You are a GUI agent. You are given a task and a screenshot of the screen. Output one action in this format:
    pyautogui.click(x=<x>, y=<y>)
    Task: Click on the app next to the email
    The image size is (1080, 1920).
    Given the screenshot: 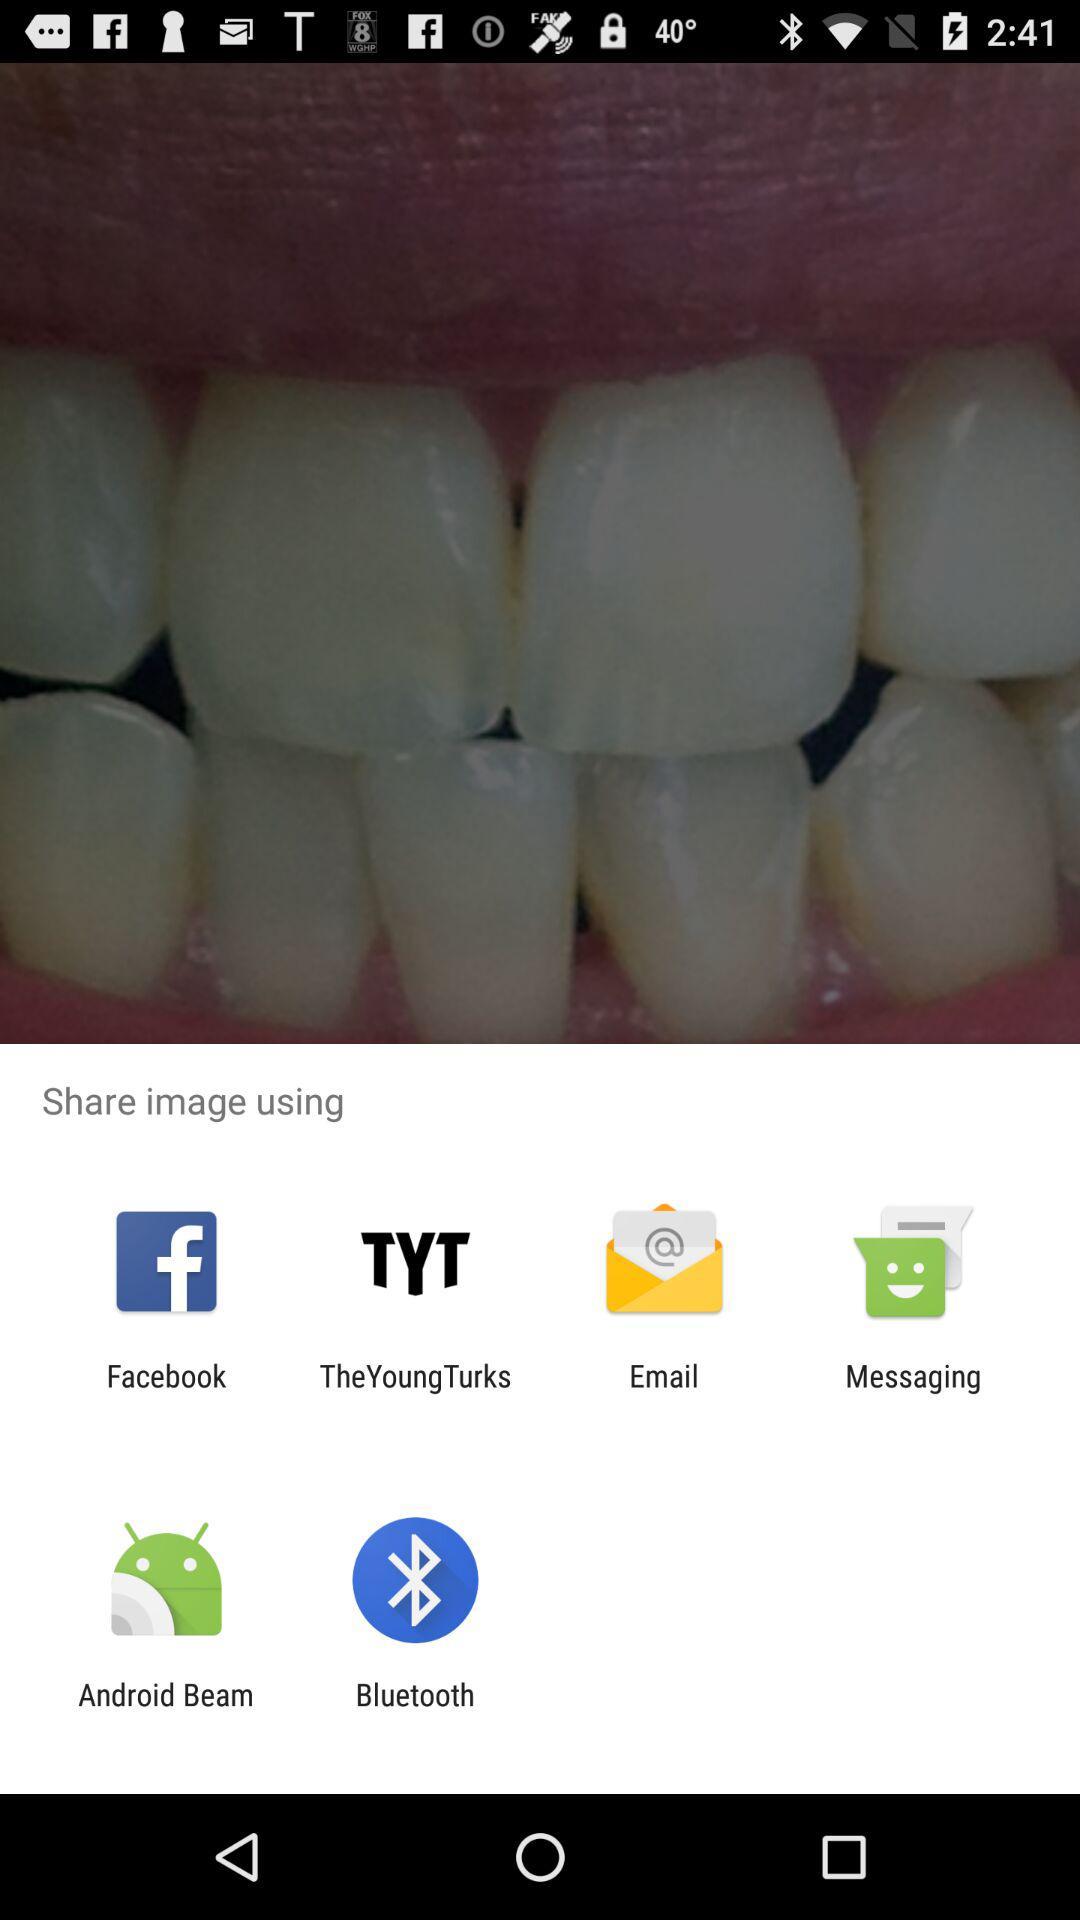 What is the action you would take?
    pyautogui.click(x=414, y=1392)
    